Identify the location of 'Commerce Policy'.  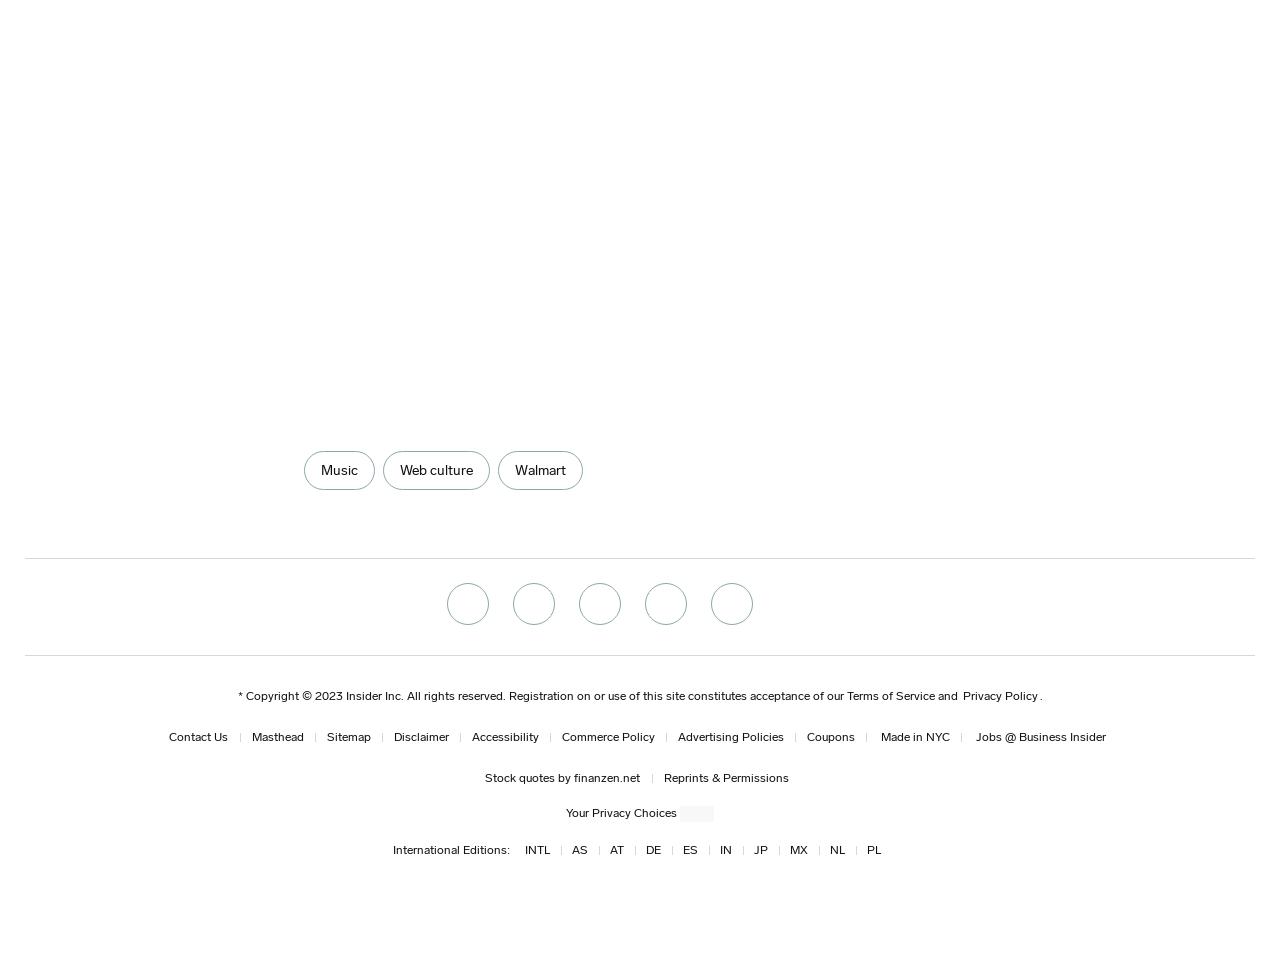
(606, 735).